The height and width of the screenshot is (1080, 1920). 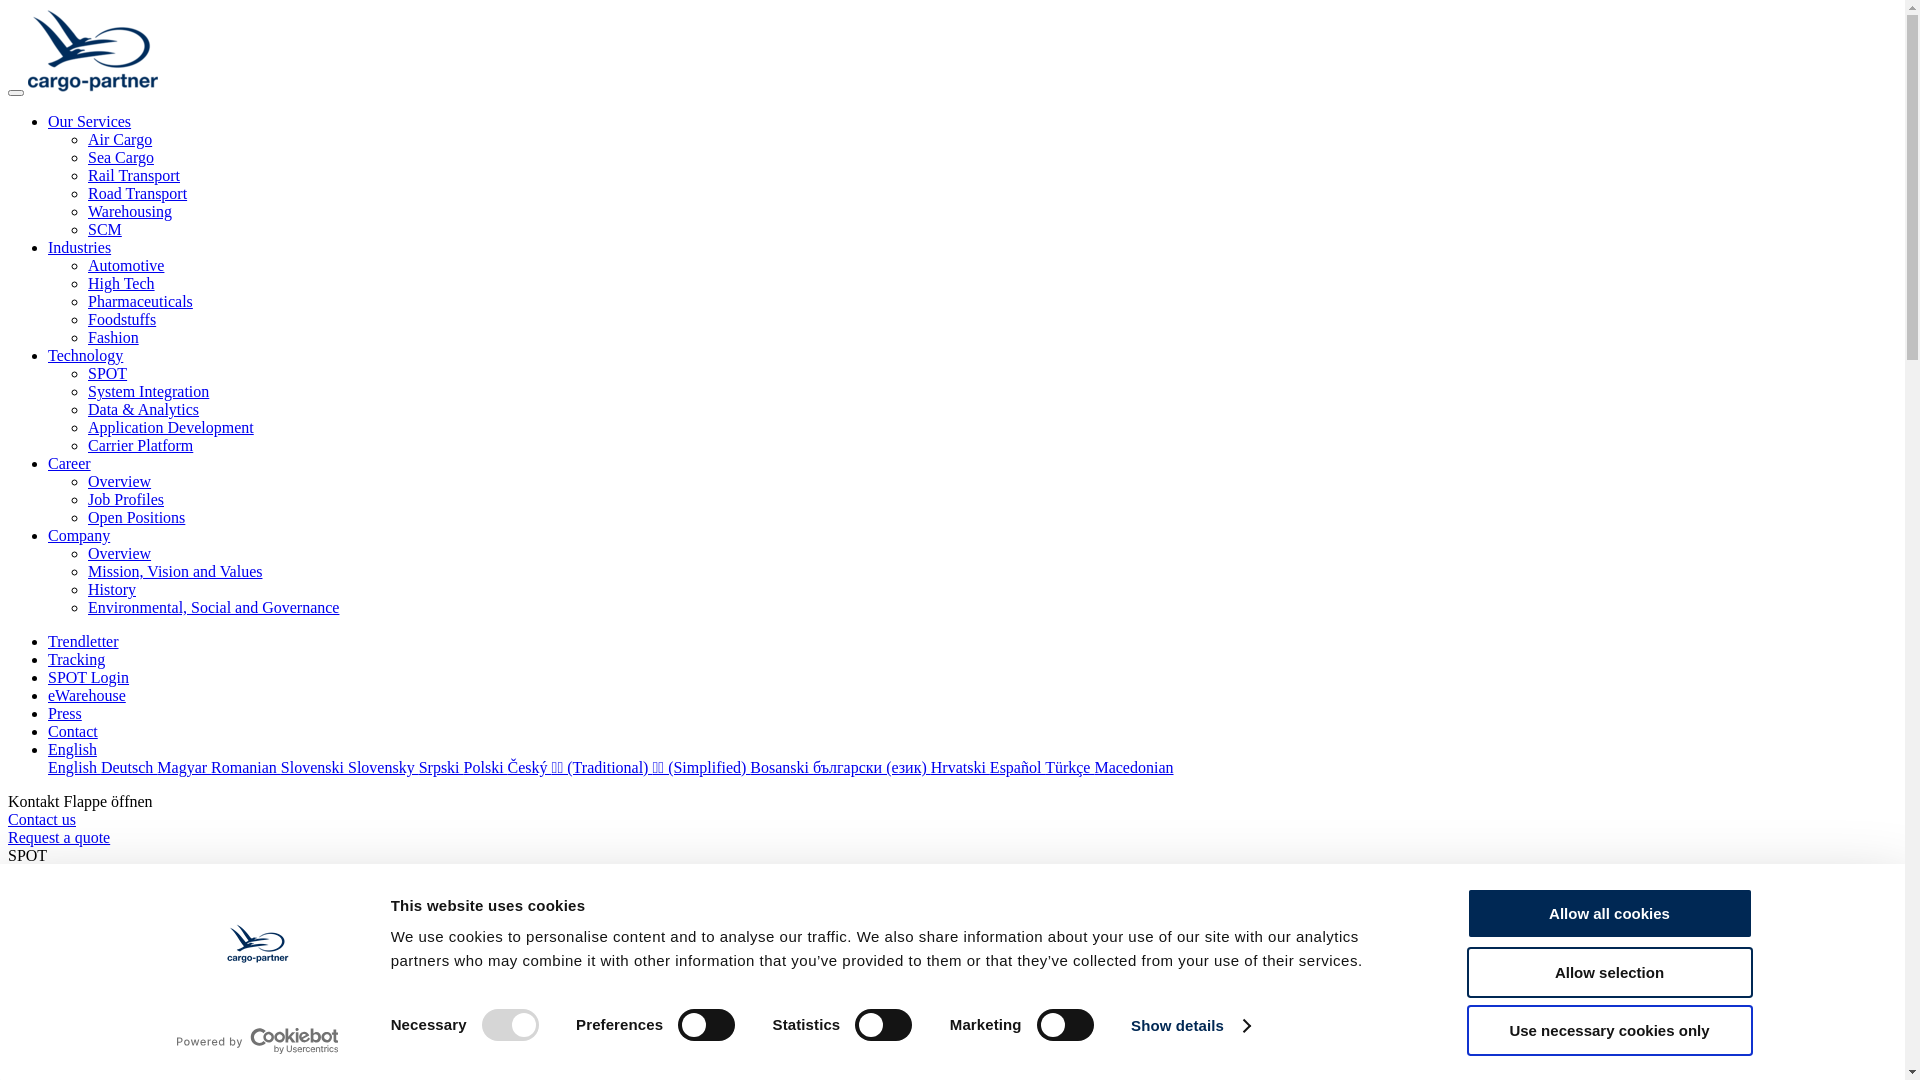 I want to click on 'Polski', so click(x=485, y=766).